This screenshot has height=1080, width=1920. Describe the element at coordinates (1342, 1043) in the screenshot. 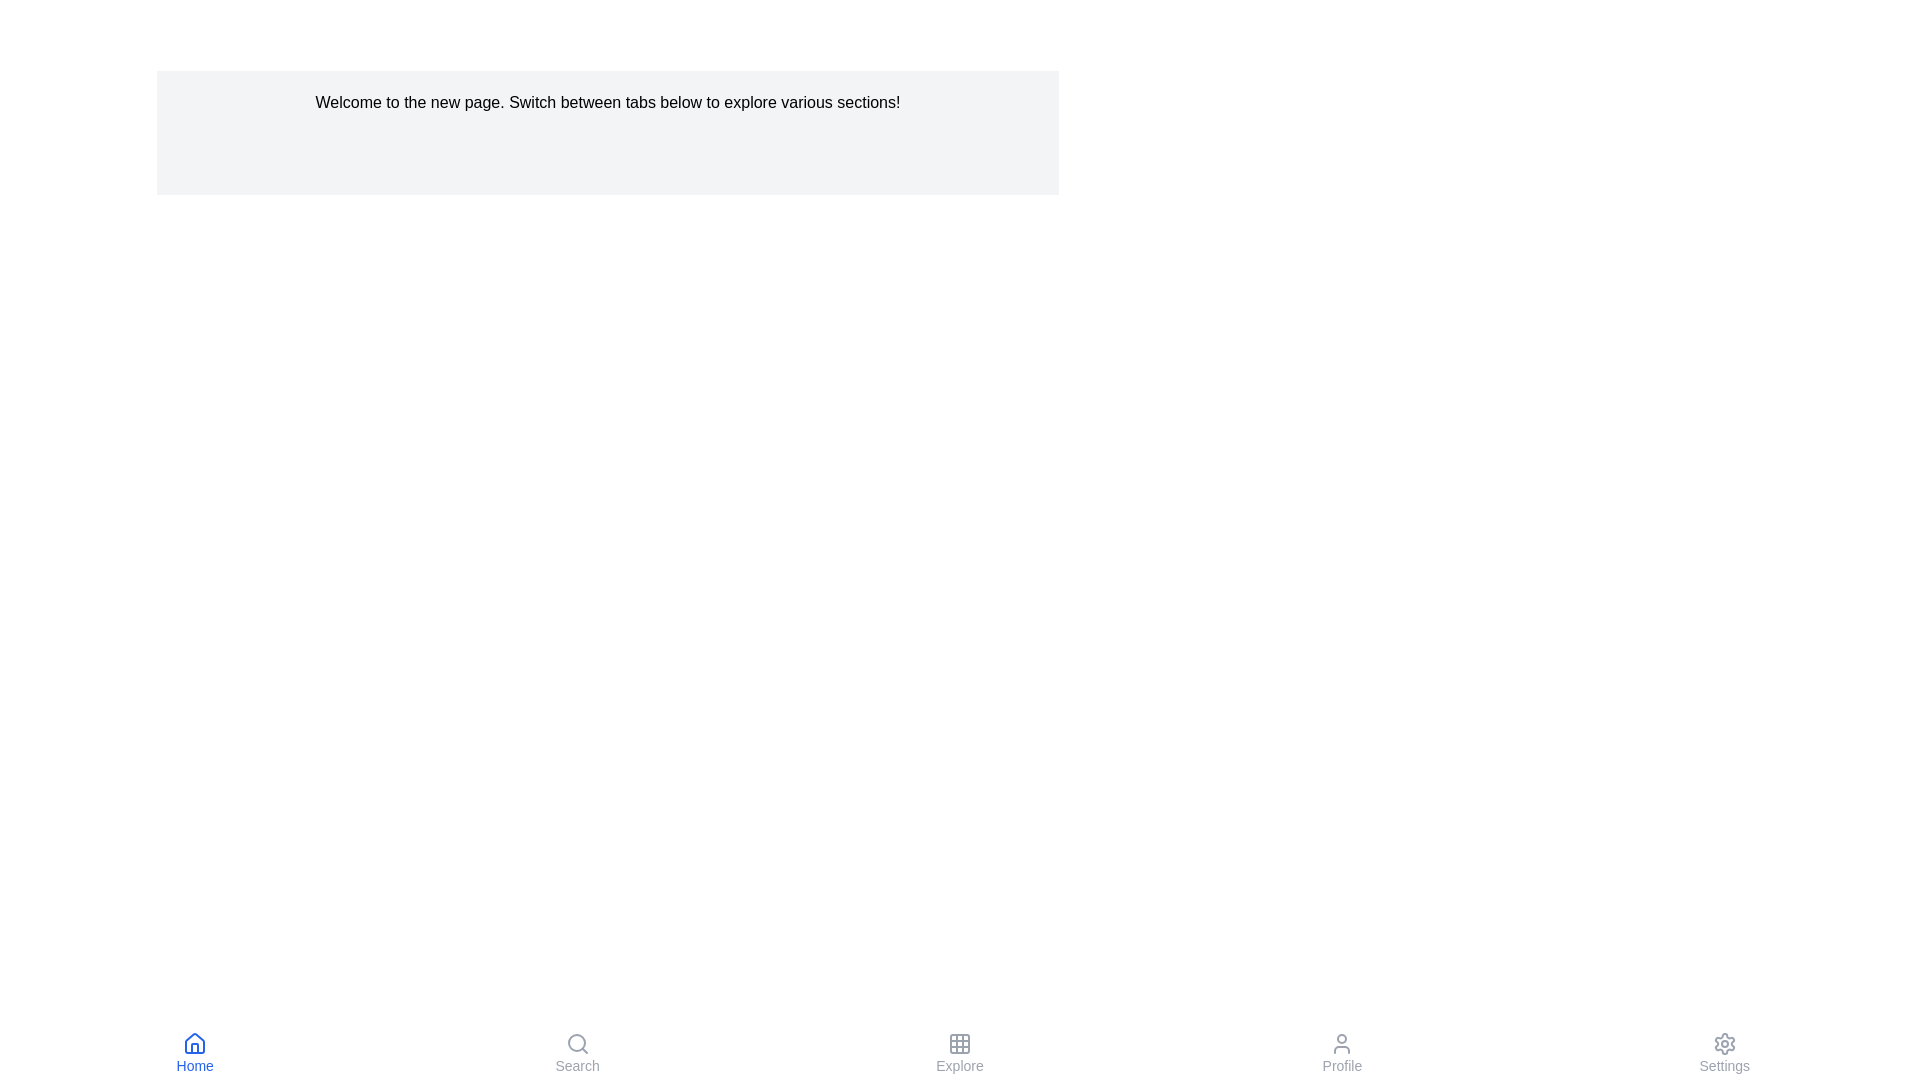

I see `the 'Profile' icon in the navigation bar` at that location.